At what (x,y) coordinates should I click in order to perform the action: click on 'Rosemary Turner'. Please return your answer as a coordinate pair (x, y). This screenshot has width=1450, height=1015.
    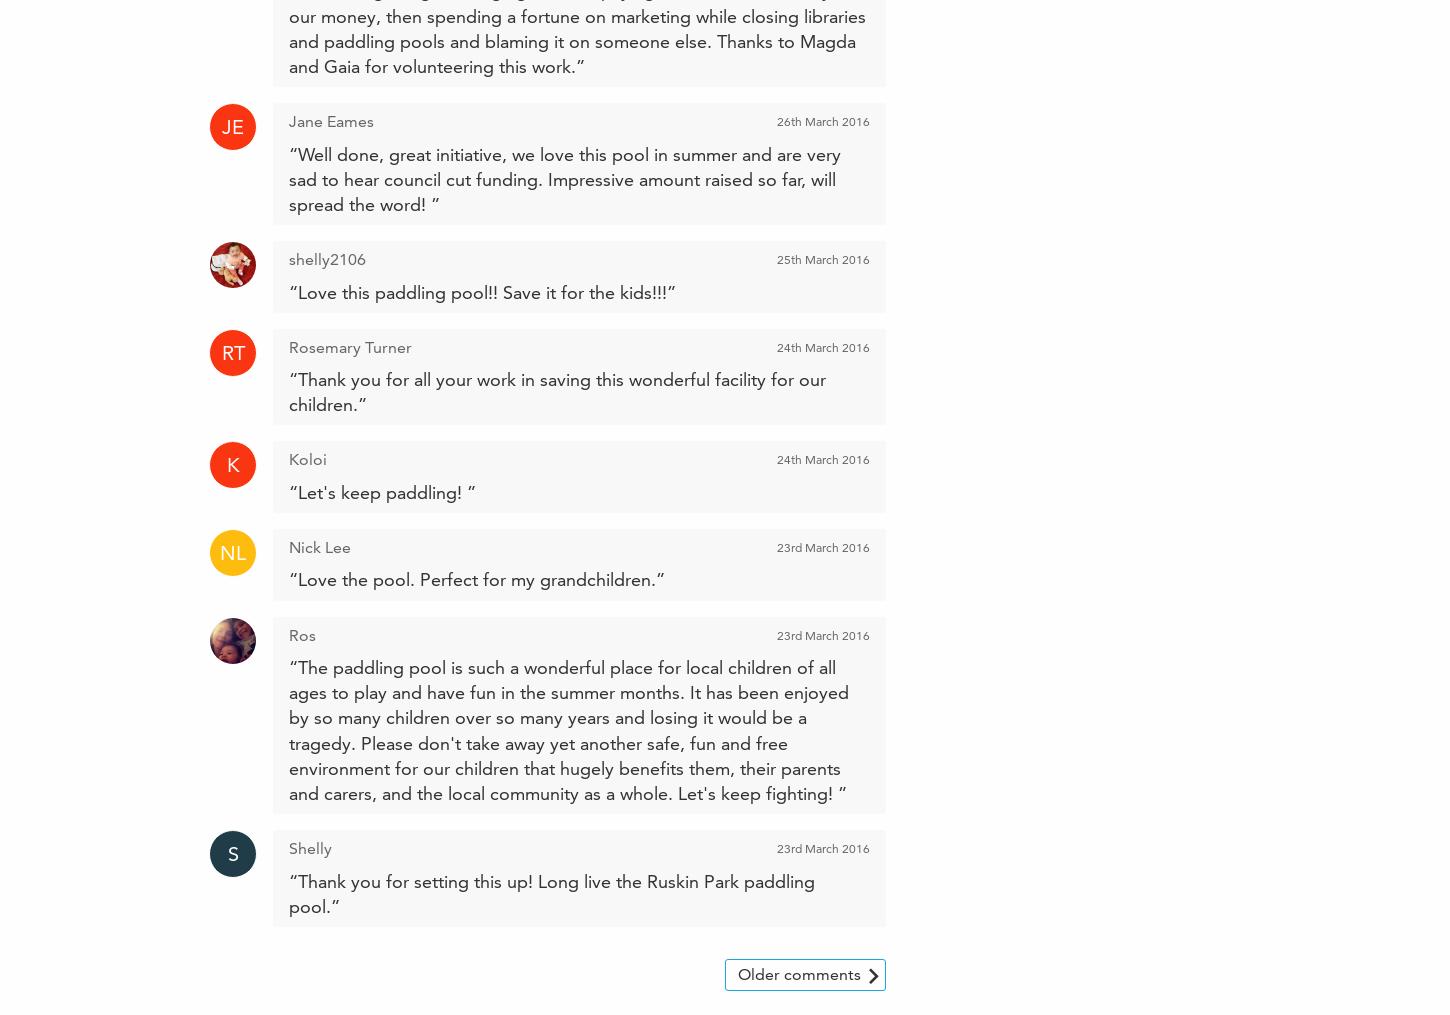
    Looking at the image, I should click on (350, 345).